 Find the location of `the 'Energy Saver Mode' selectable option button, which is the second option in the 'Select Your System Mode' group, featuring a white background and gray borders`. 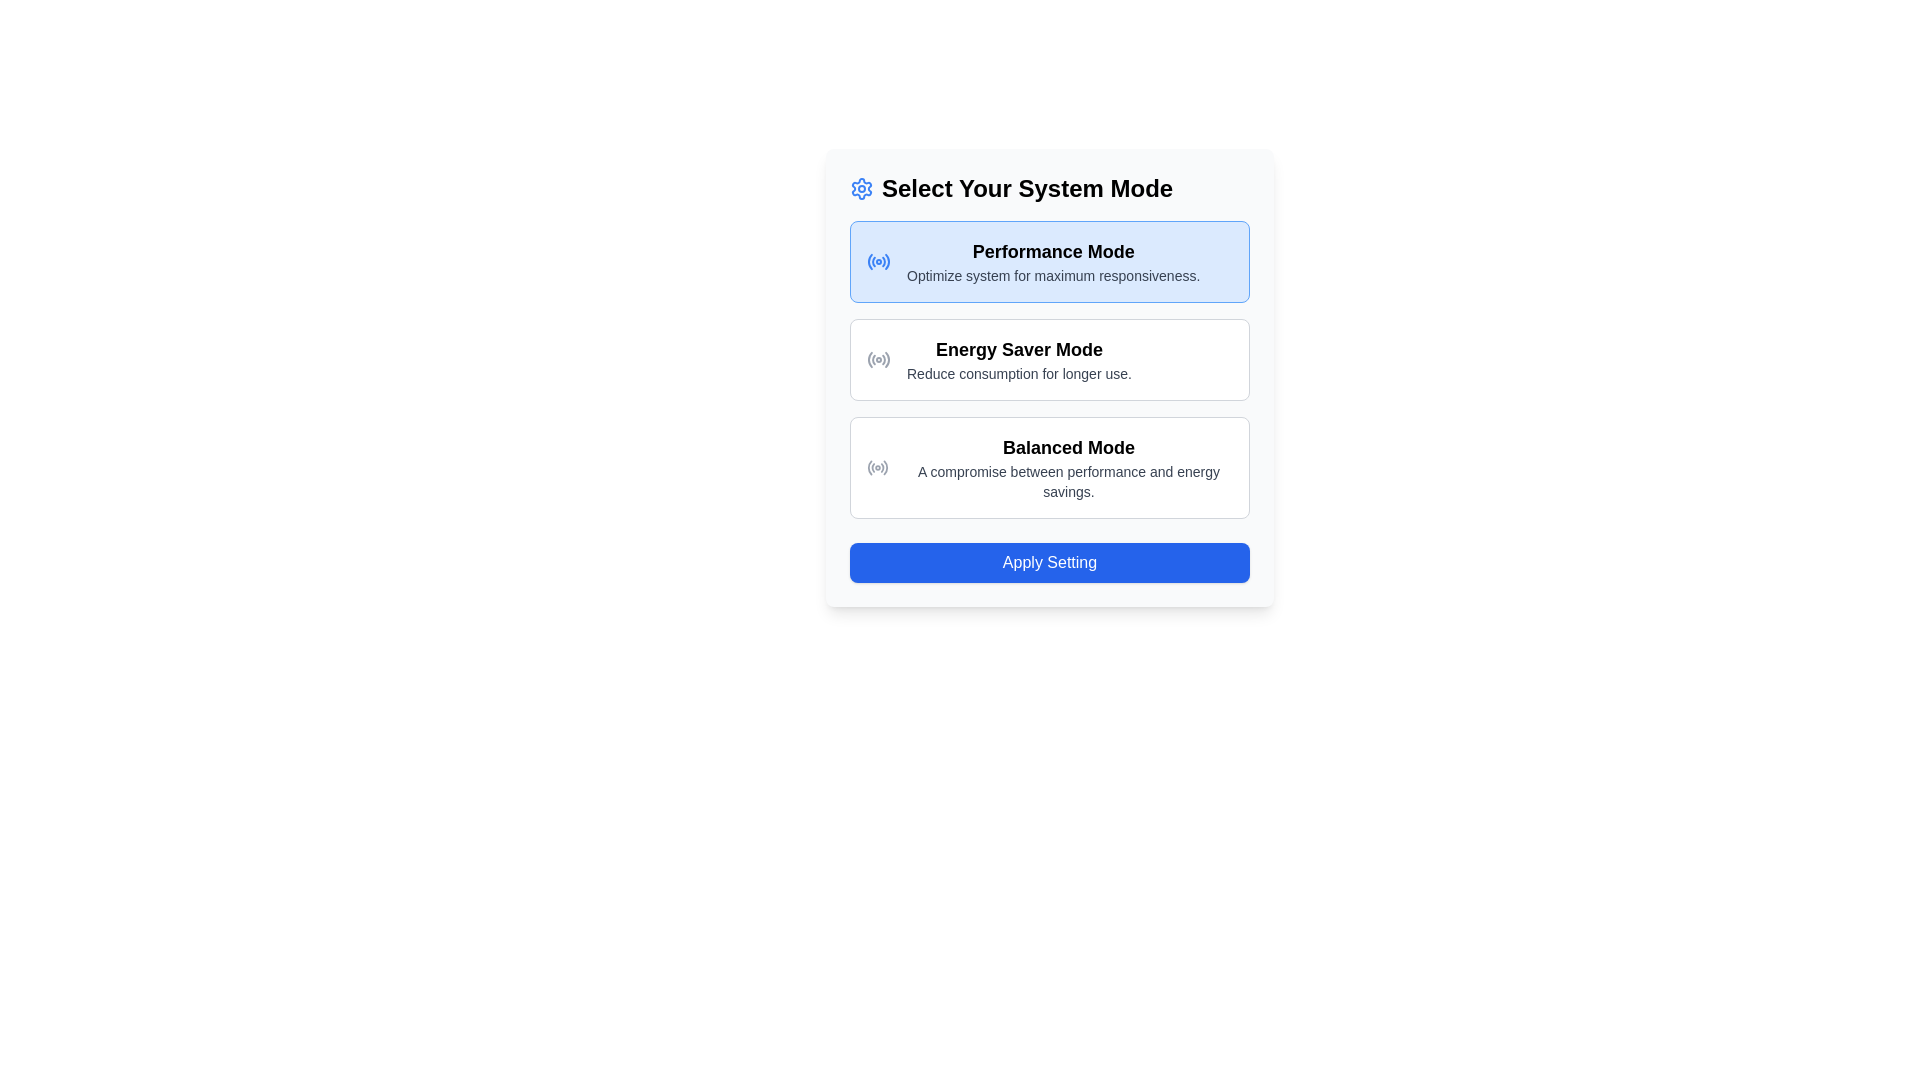

the 'Energy Saver Mode' selectable option button, which is the second option in the 'Select Your System Mode' group, featuring a white background and gray borders is located at coordinates (1049, 358).